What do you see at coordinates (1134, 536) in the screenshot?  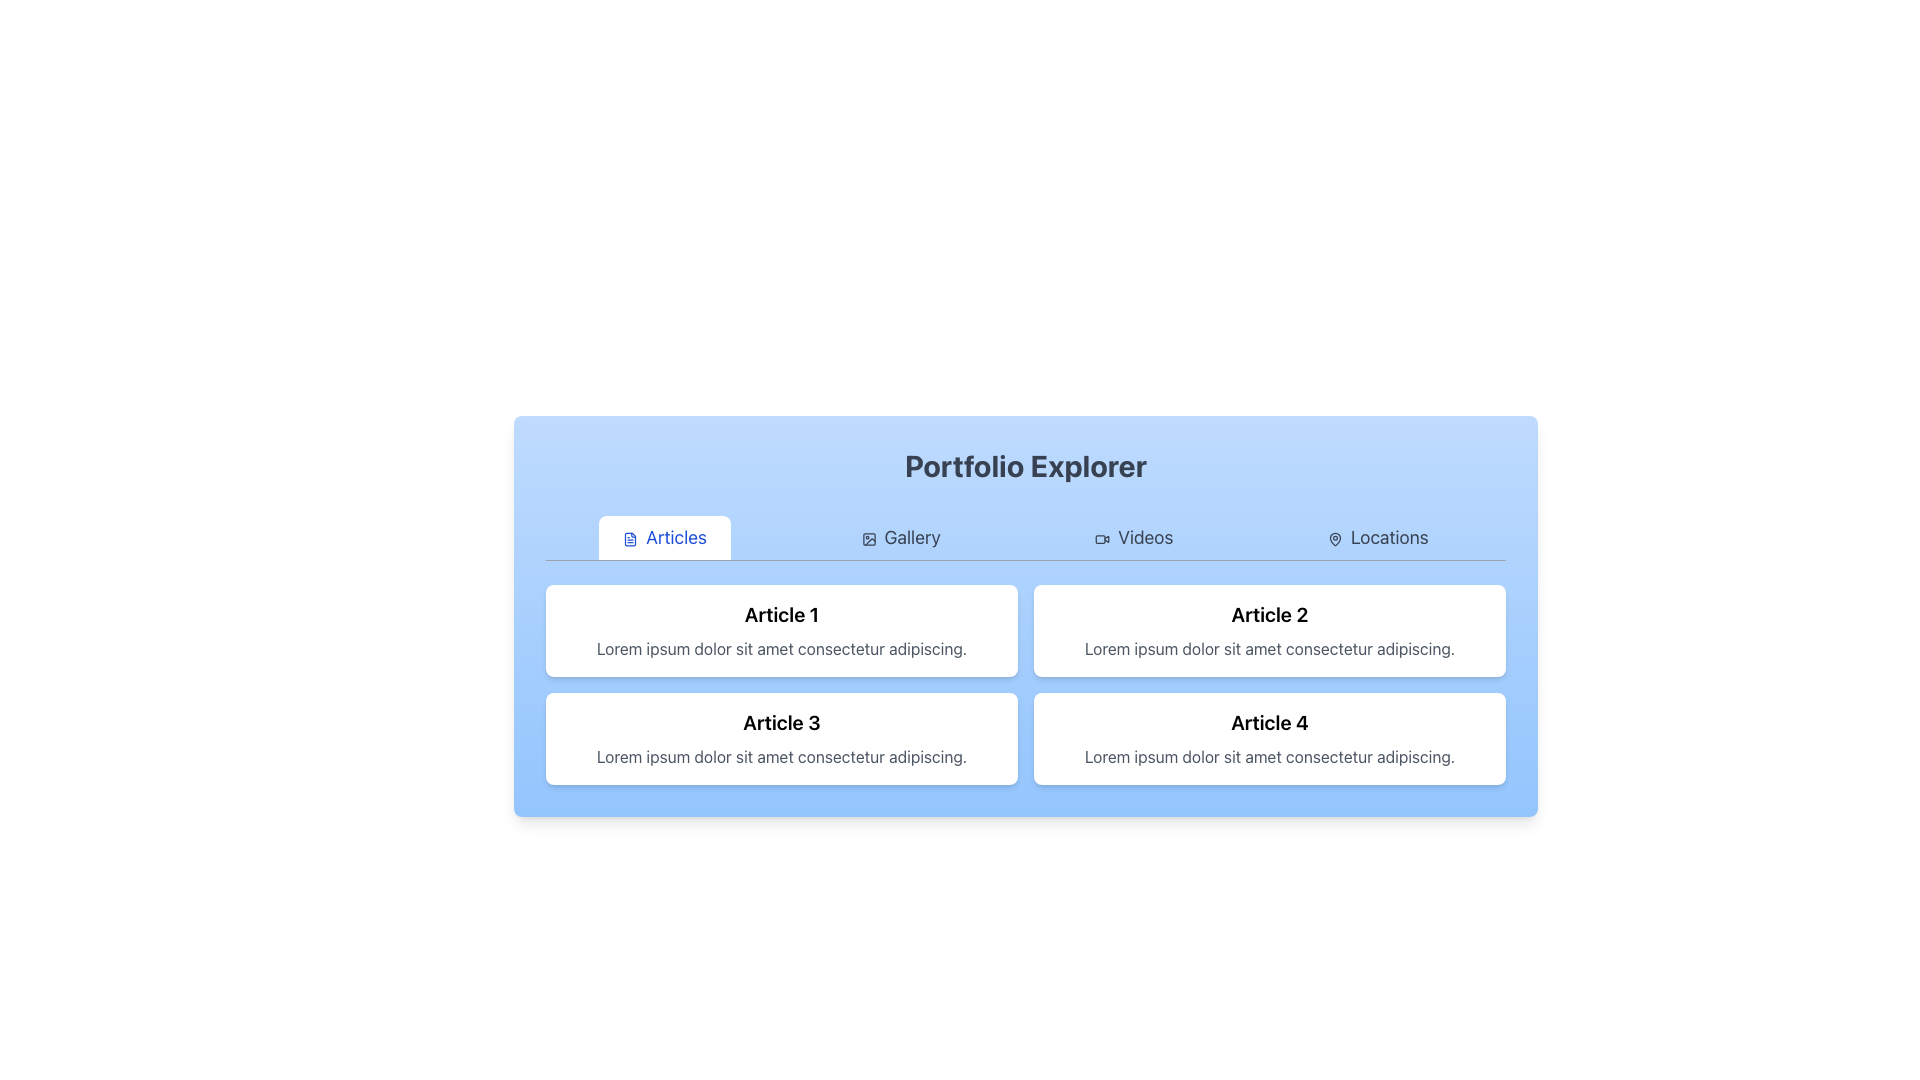 I see `the 'Videos' button in the horizontal navigation bar` at bounding box center [1134, 536].